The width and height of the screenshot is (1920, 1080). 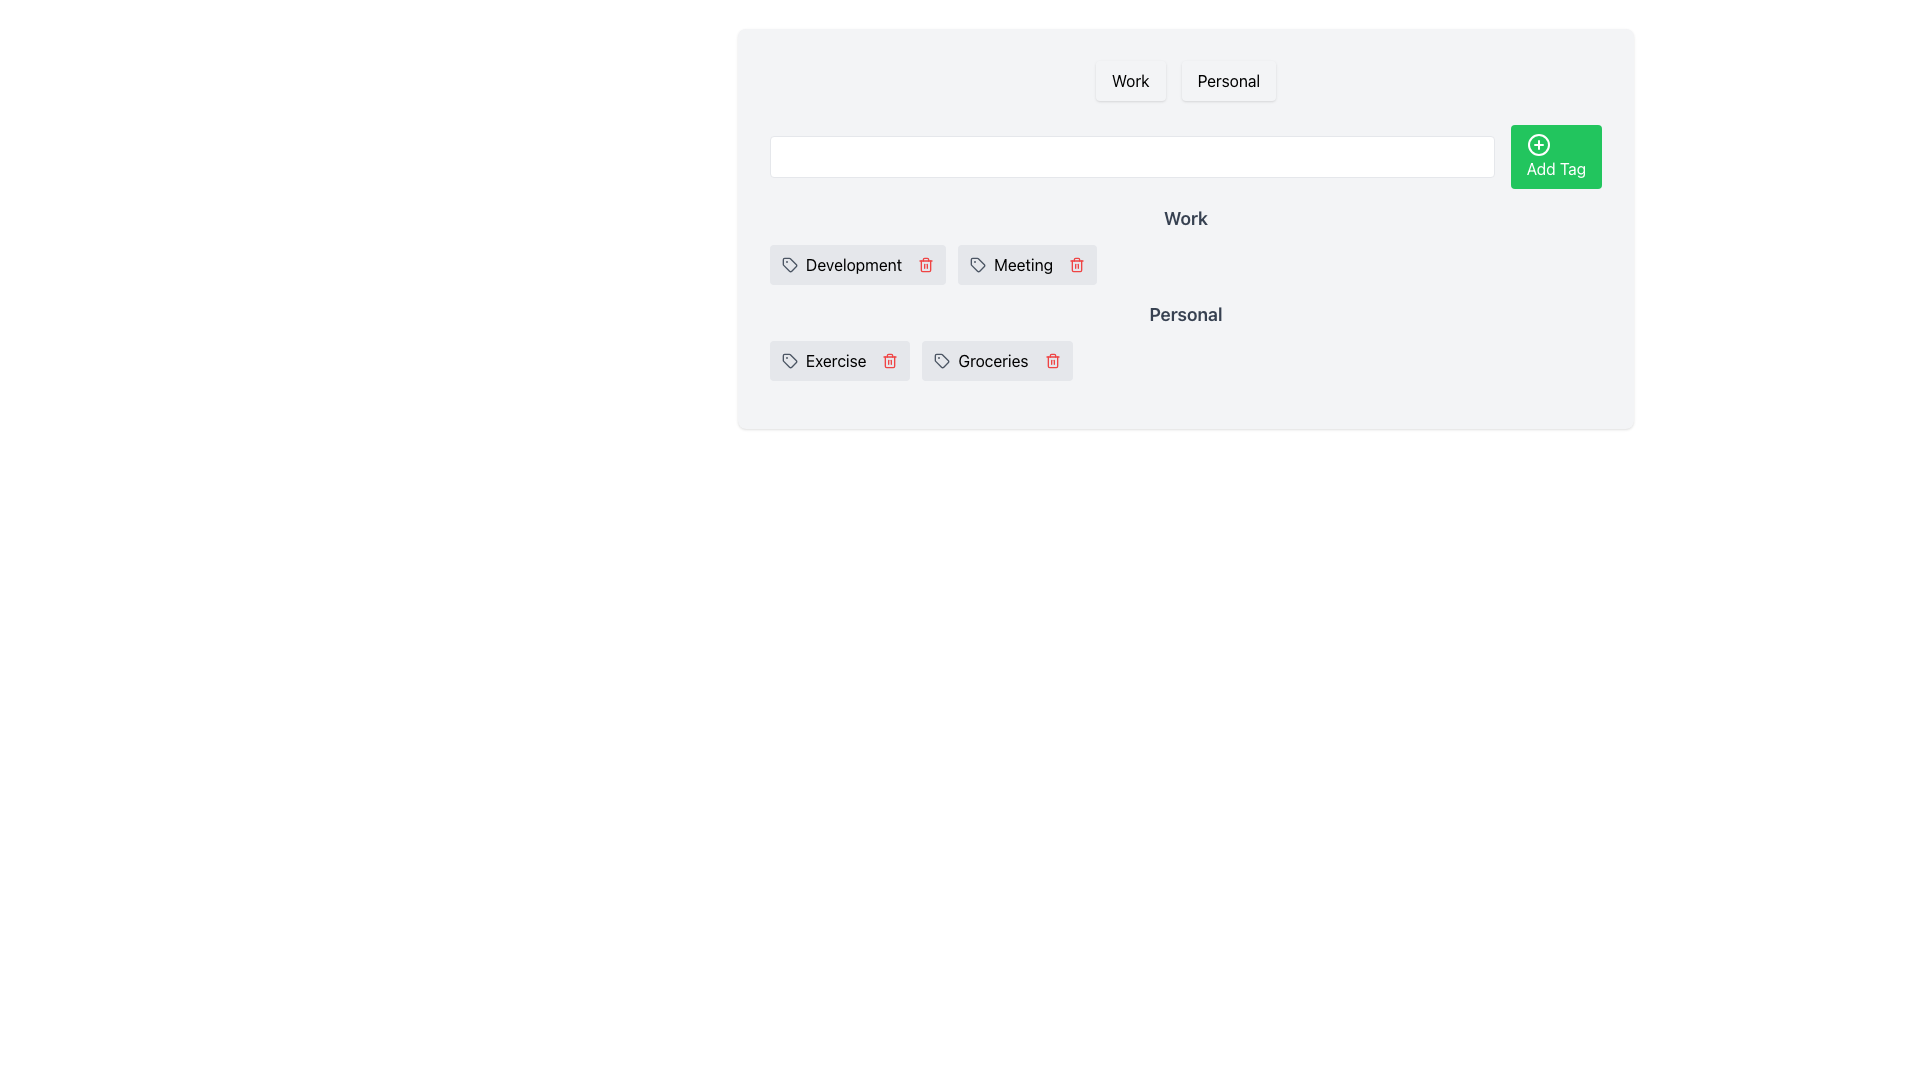 I want to click on the toggle button for the 'Personal' category, which is the second button in a pair located near the top of the interface, so click(x=1227, y=80).